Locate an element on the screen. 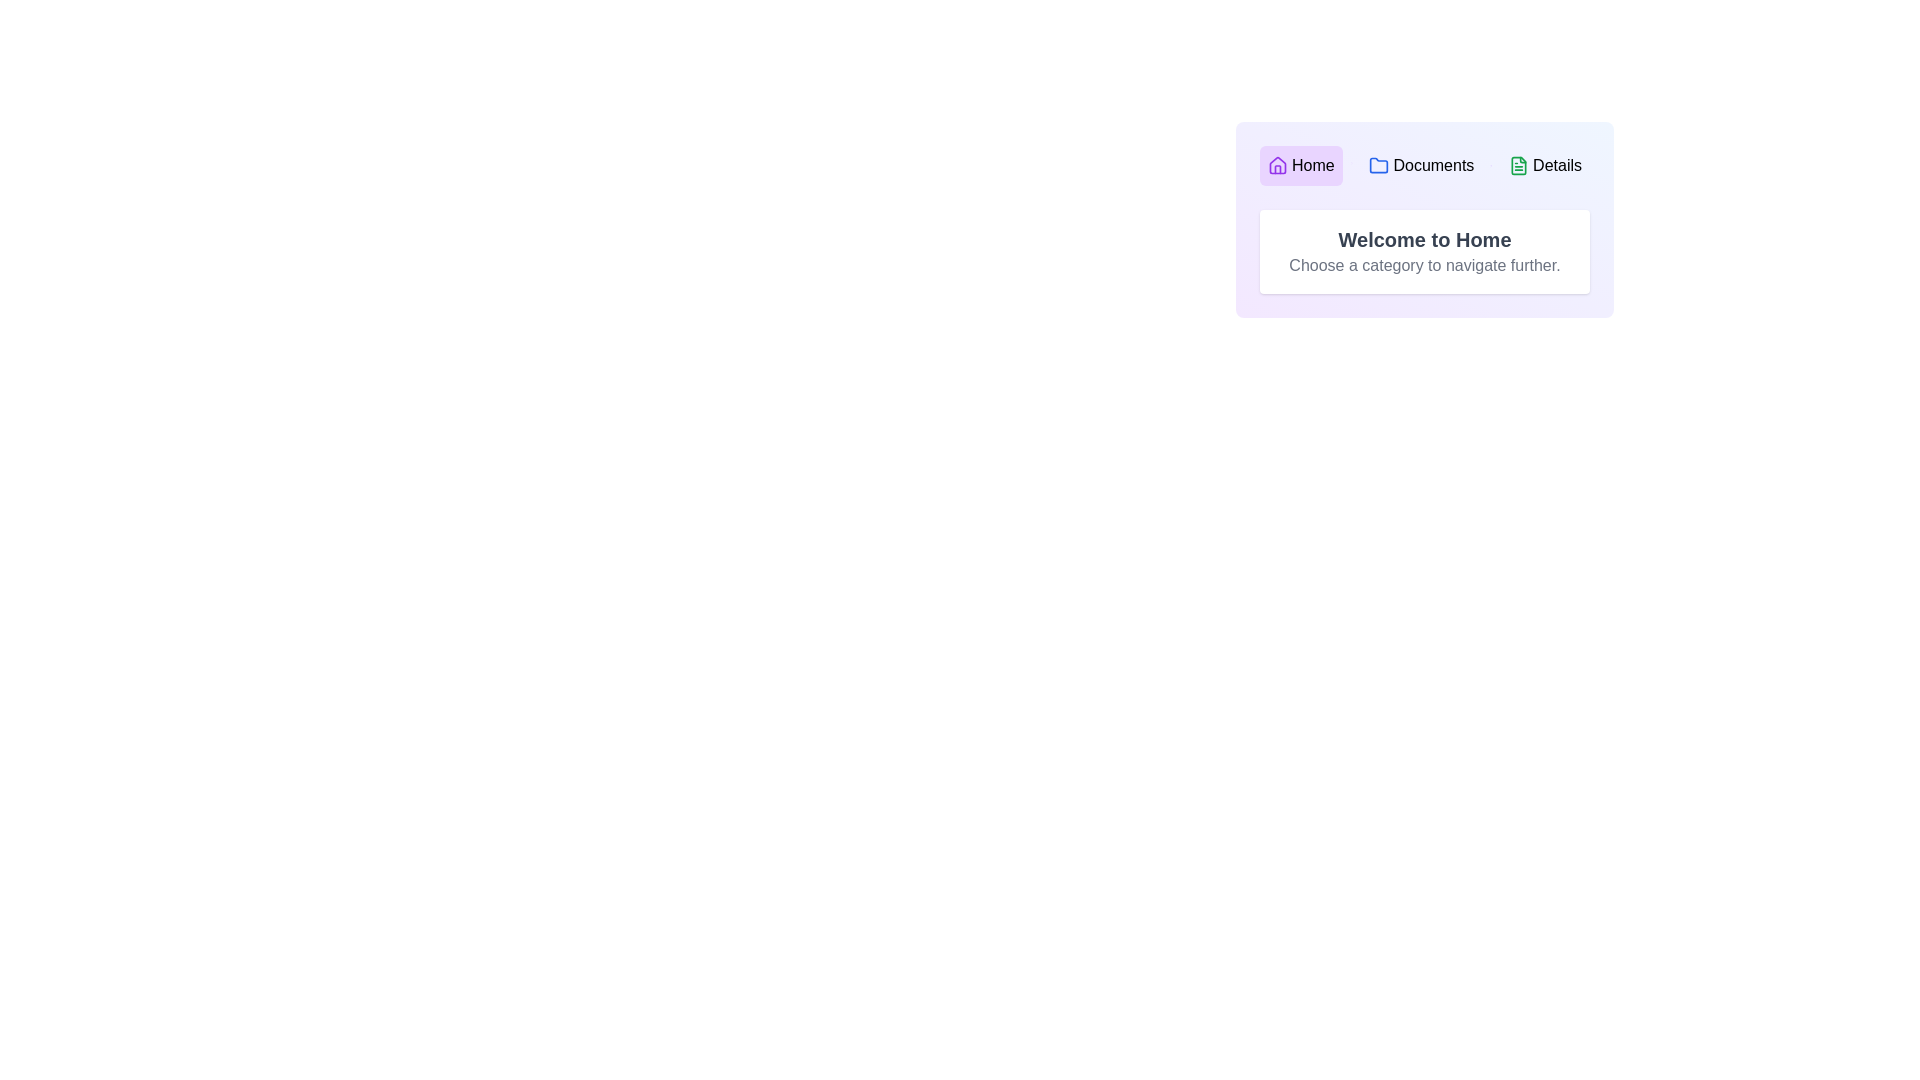 This screenshot has width=1920, height=1080. the folder icon, which is styled as a navigation element and positioned as the second icon from the left in the header area is located at coordinates (1378, 164).